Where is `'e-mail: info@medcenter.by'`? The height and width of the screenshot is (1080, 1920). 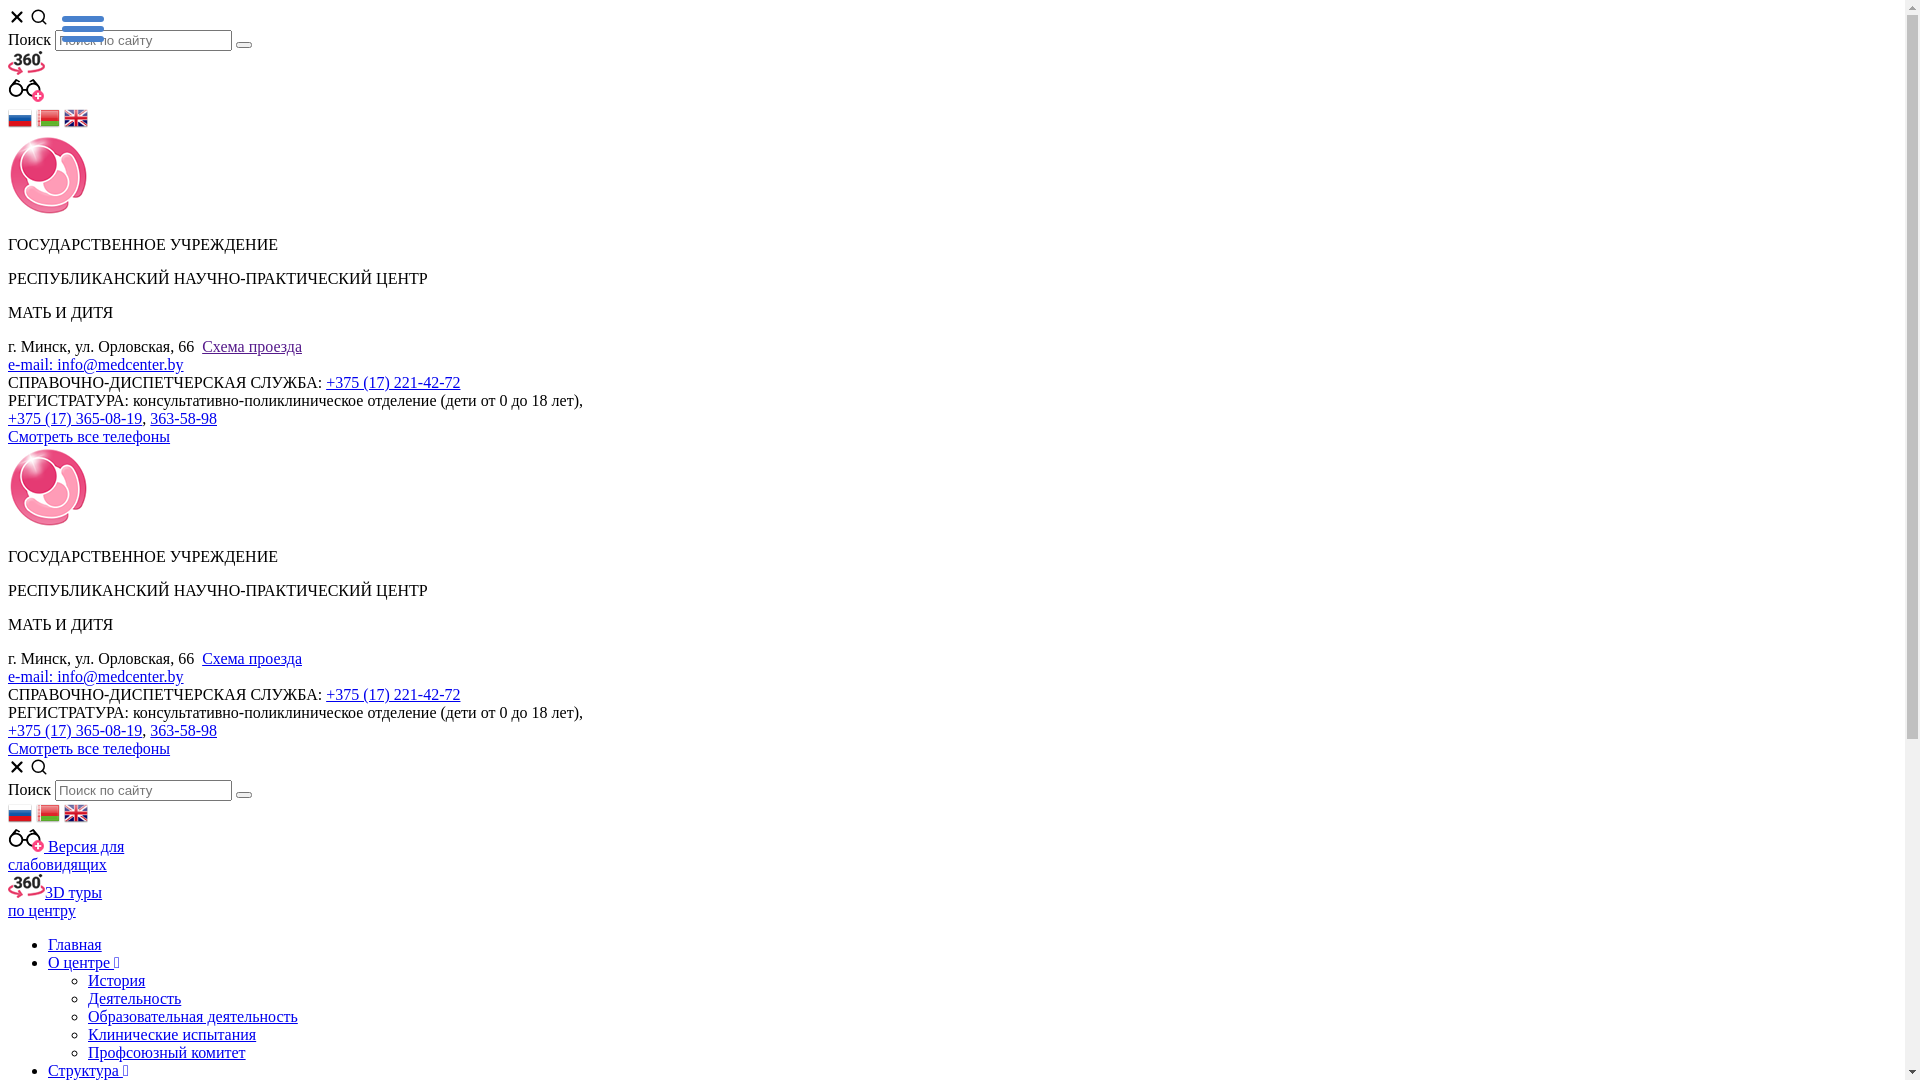
'e-mail: info@medcenter.by' is located at coordinates (95, 675).